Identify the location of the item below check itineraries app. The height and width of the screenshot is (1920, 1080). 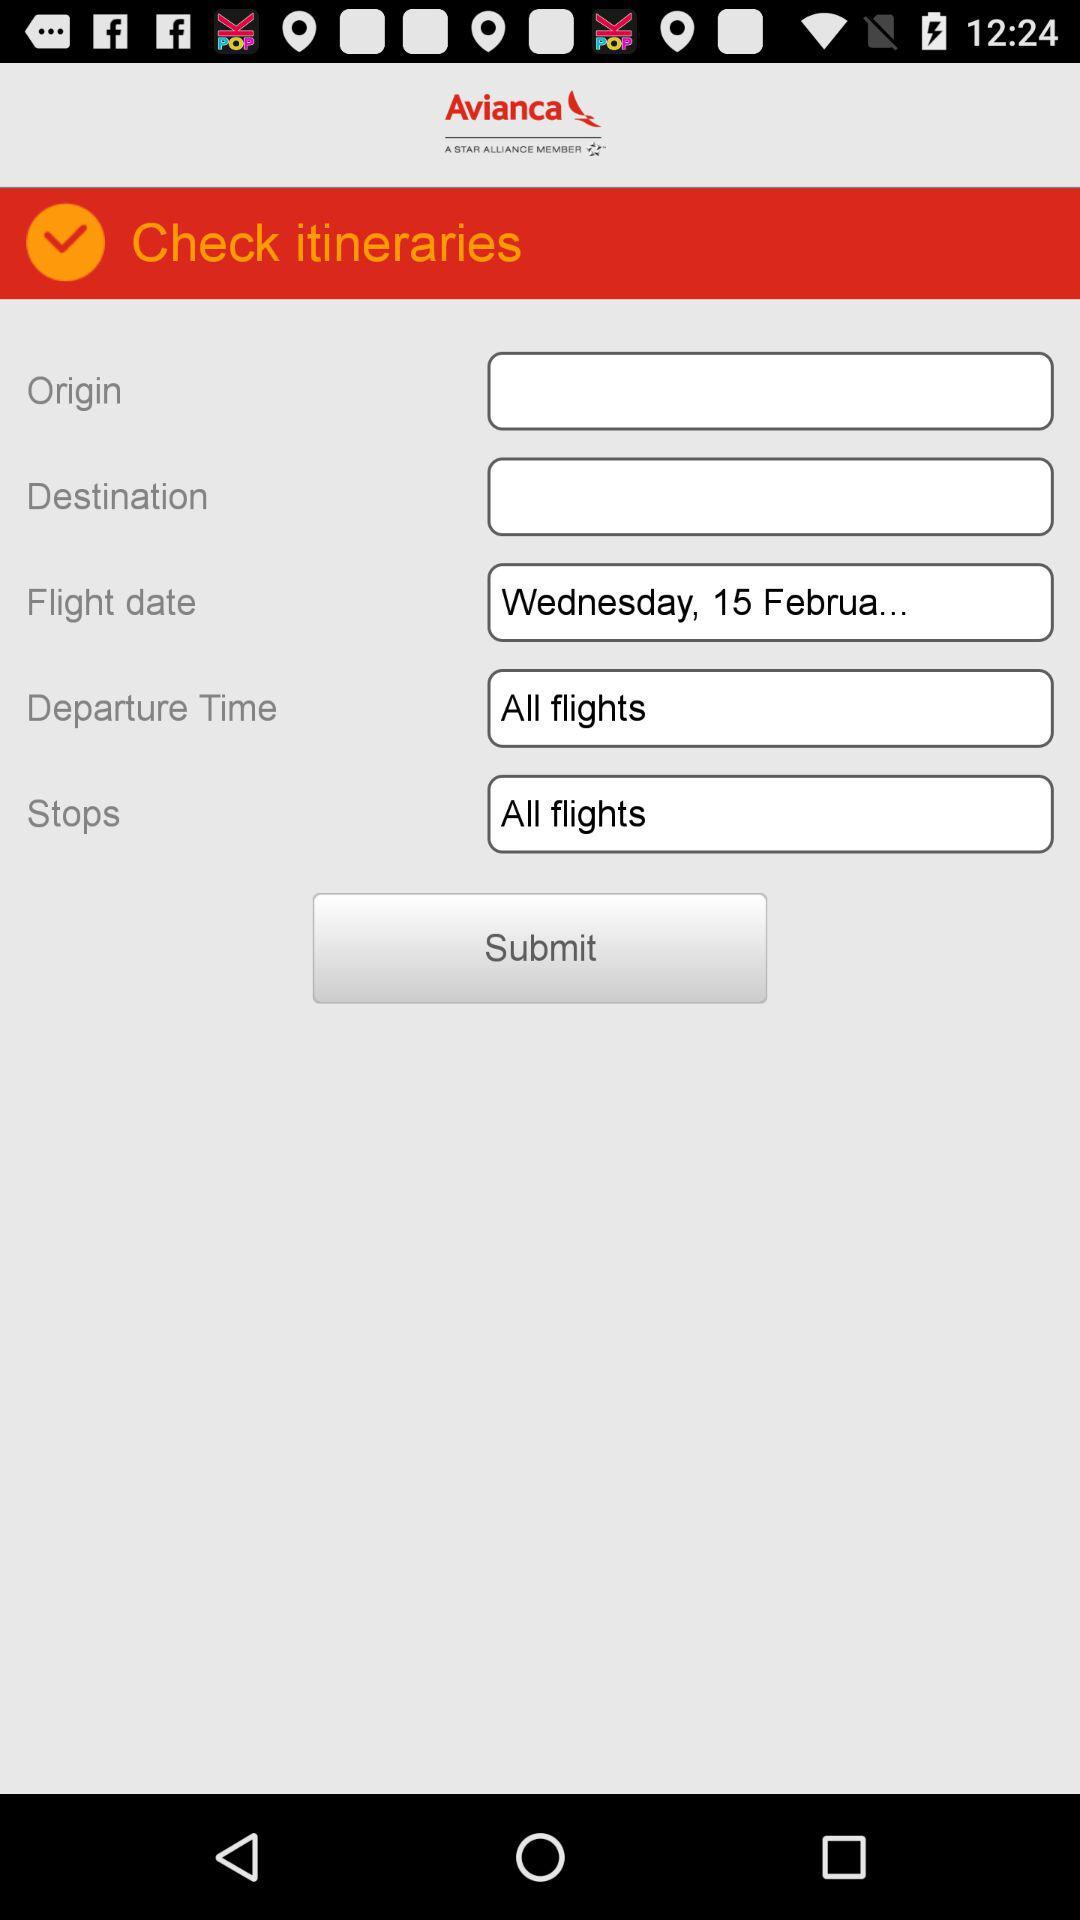
(769, 391).